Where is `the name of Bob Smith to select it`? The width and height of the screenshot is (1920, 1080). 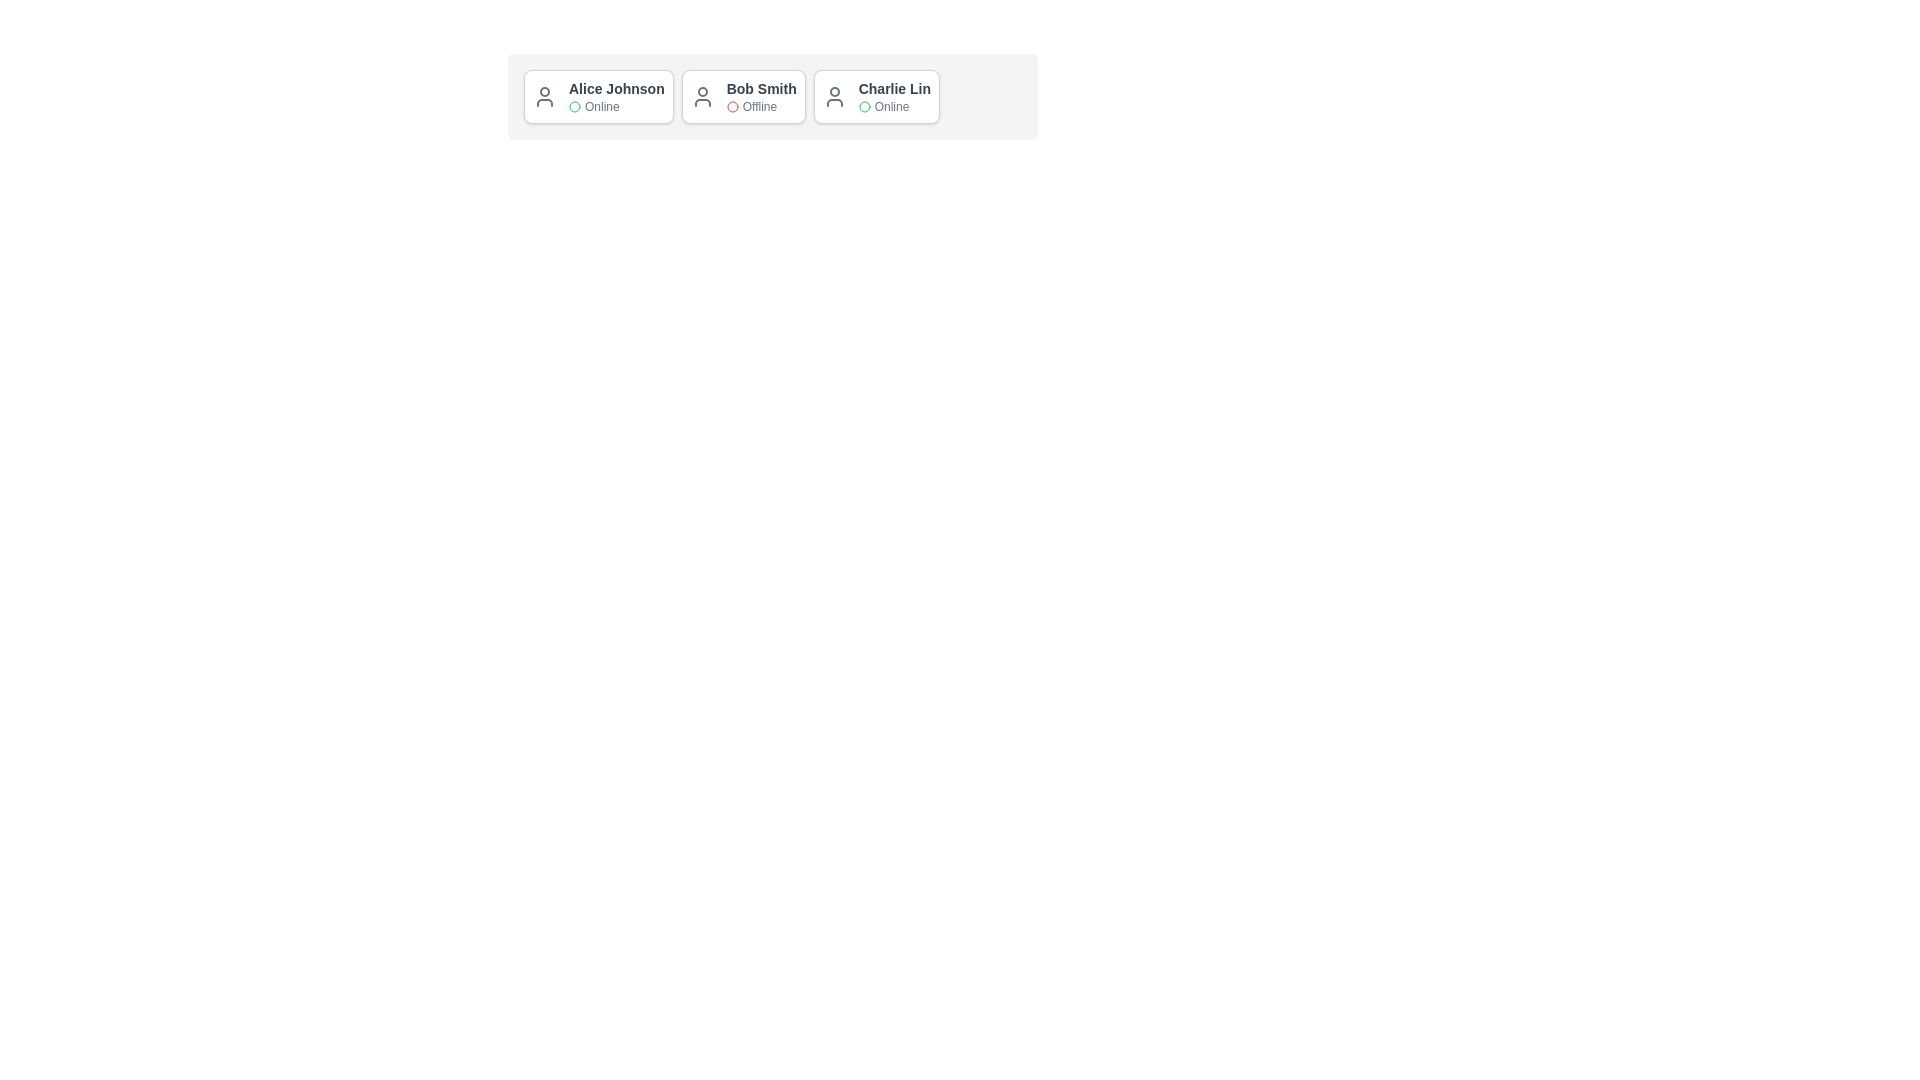
the name of Bob Smith to select it is located at coordinates (760, 87).